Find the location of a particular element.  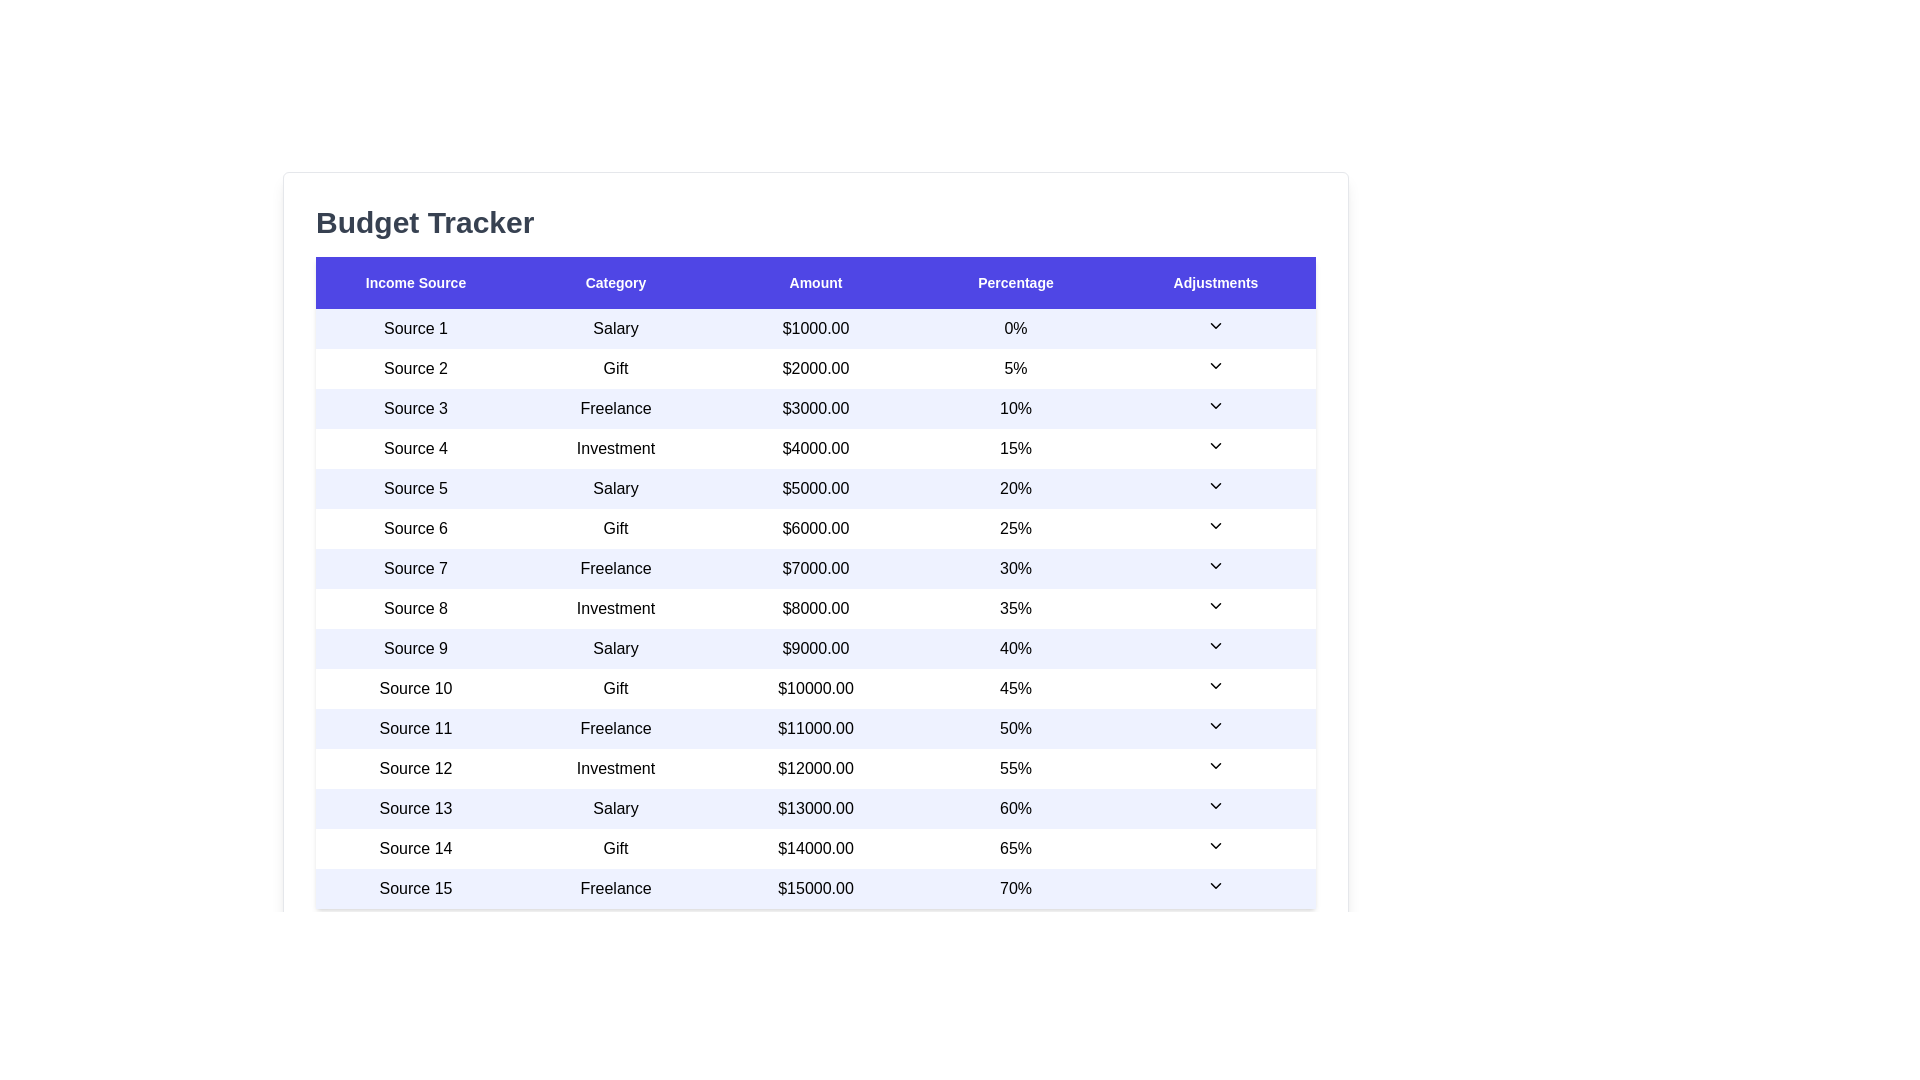

the table header Percentage to sort the table by that column is located at coordinates (1016, 282).